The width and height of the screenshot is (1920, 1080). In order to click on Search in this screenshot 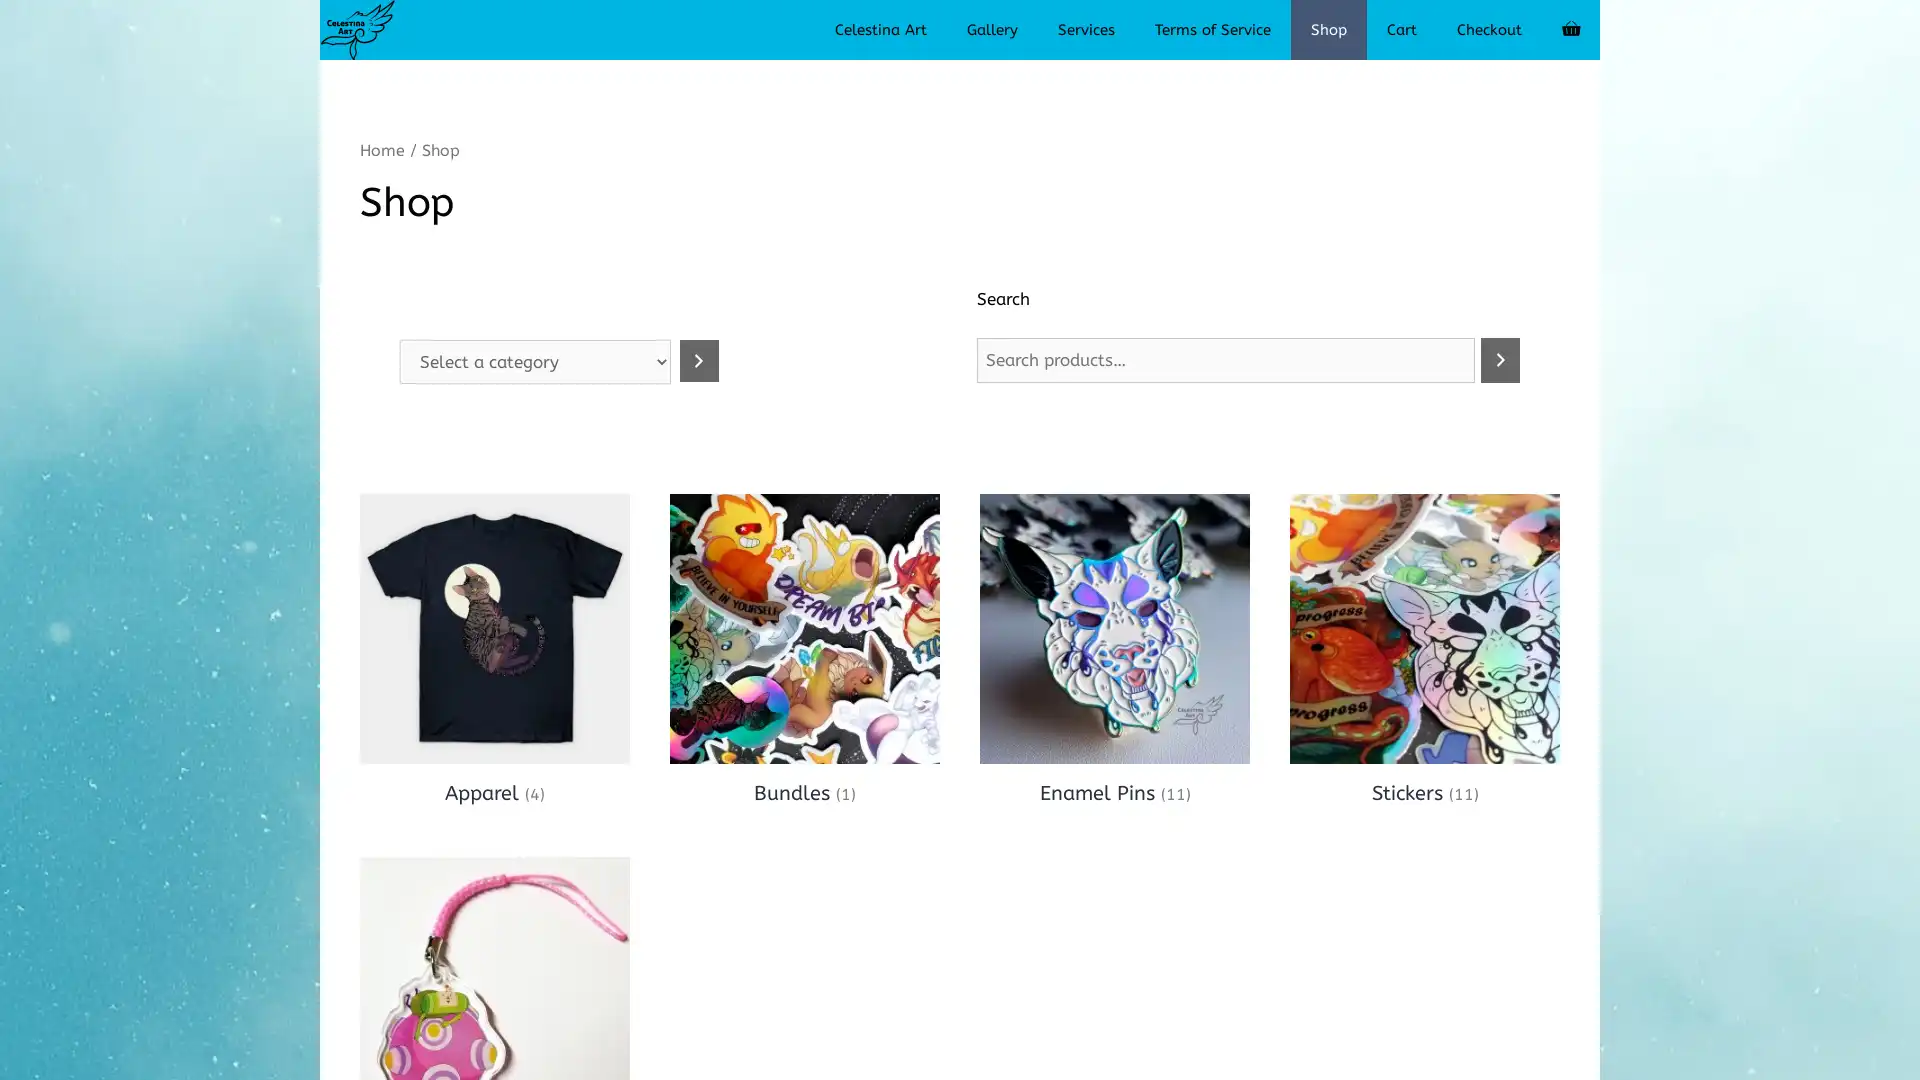, I will do `click(1500, 358)`.